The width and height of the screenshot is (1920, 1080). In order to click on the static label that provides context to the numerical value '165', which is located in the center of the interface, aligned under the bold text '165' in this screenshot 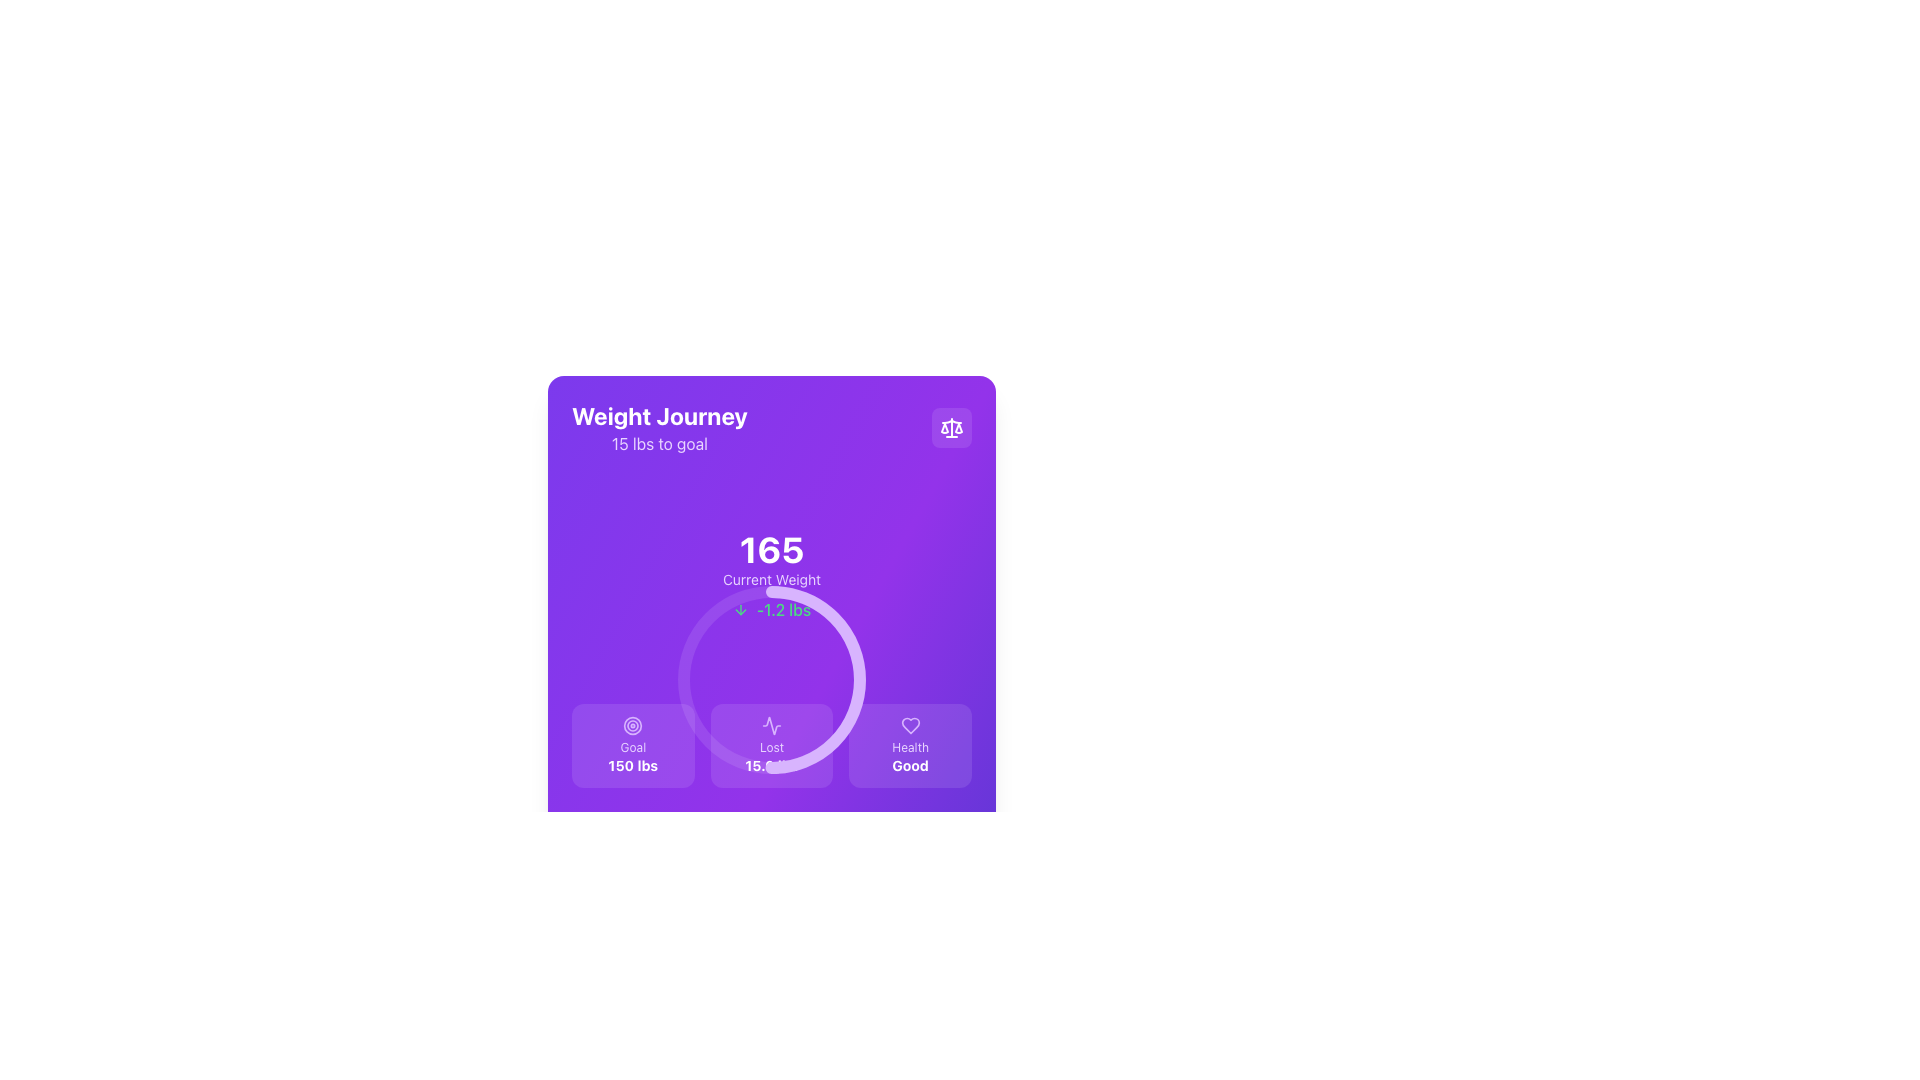, I will do `click(771, 579)`.